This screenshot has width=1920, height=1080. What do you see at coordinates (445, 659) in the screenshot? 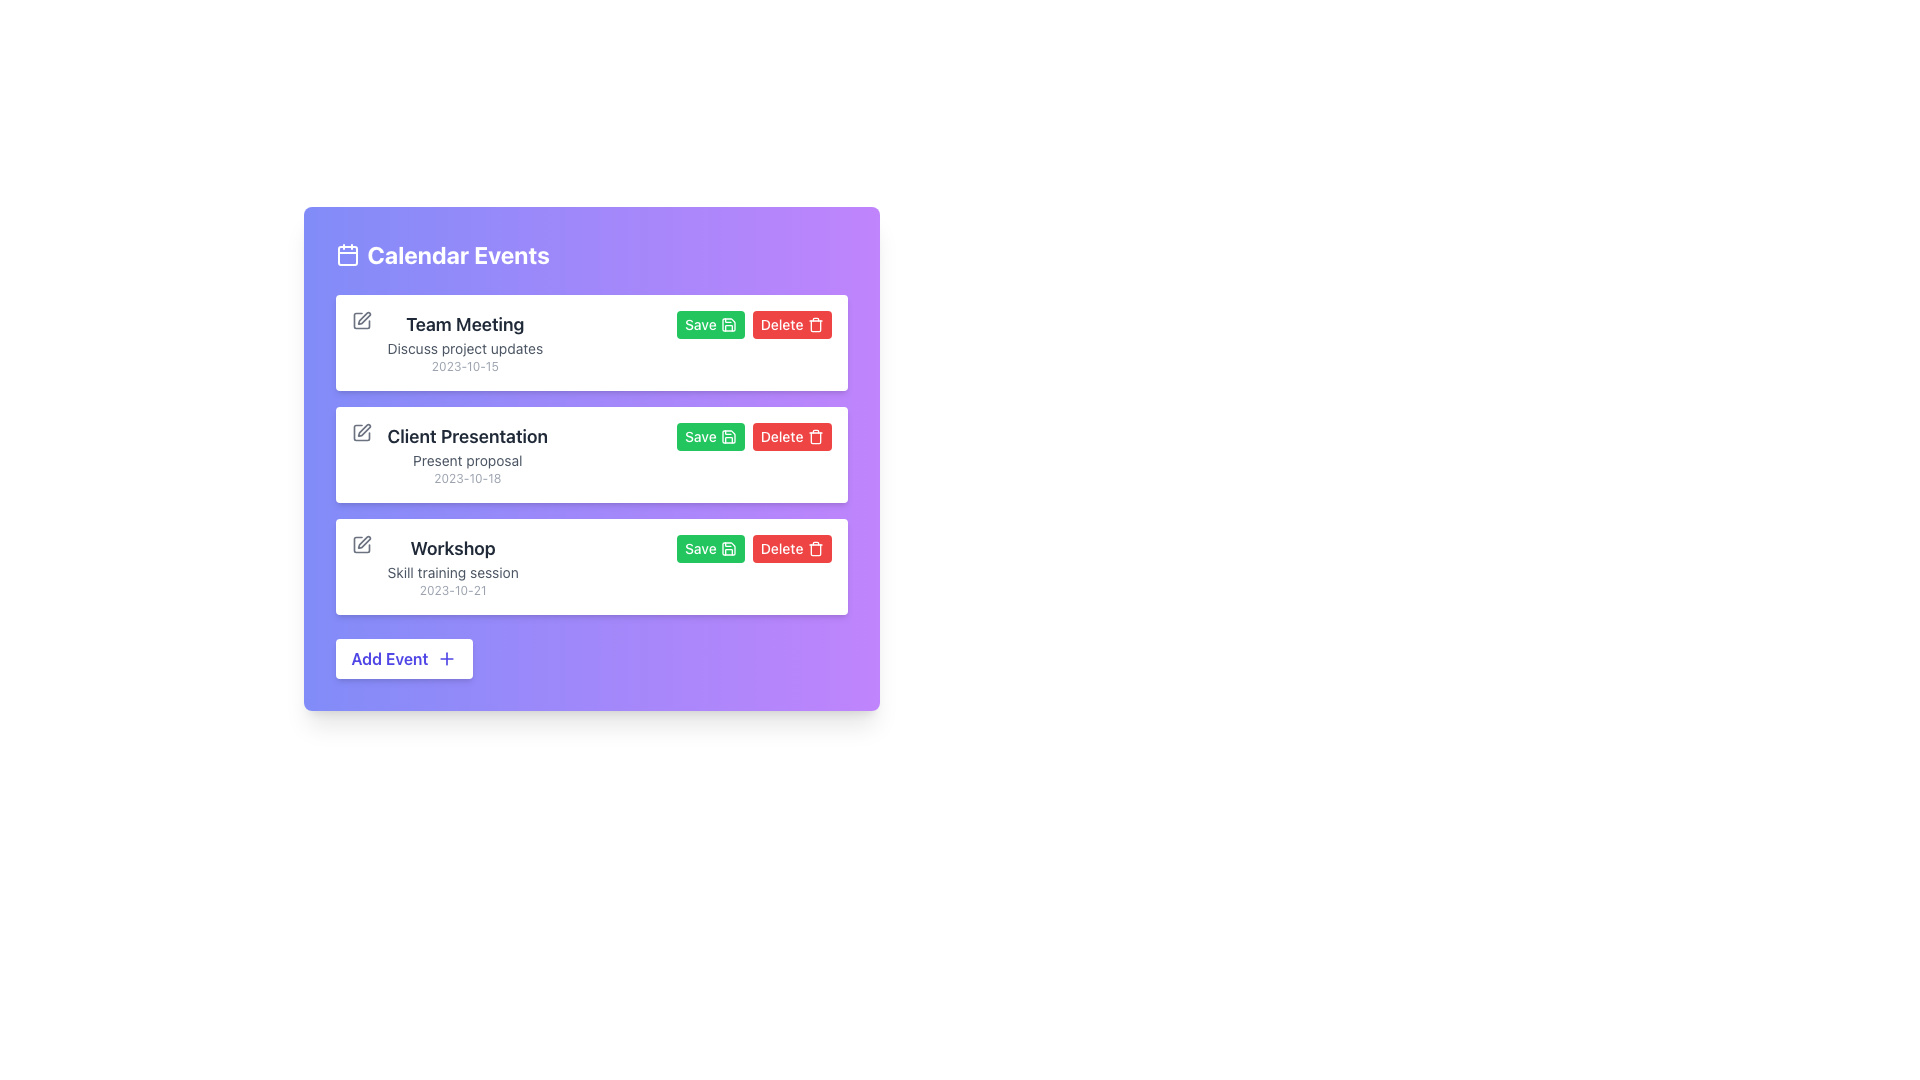
I see `the plus sign icon within the 'Add Event' button, which is located at the bottom left of the interface` at bounding box center [445, 659].